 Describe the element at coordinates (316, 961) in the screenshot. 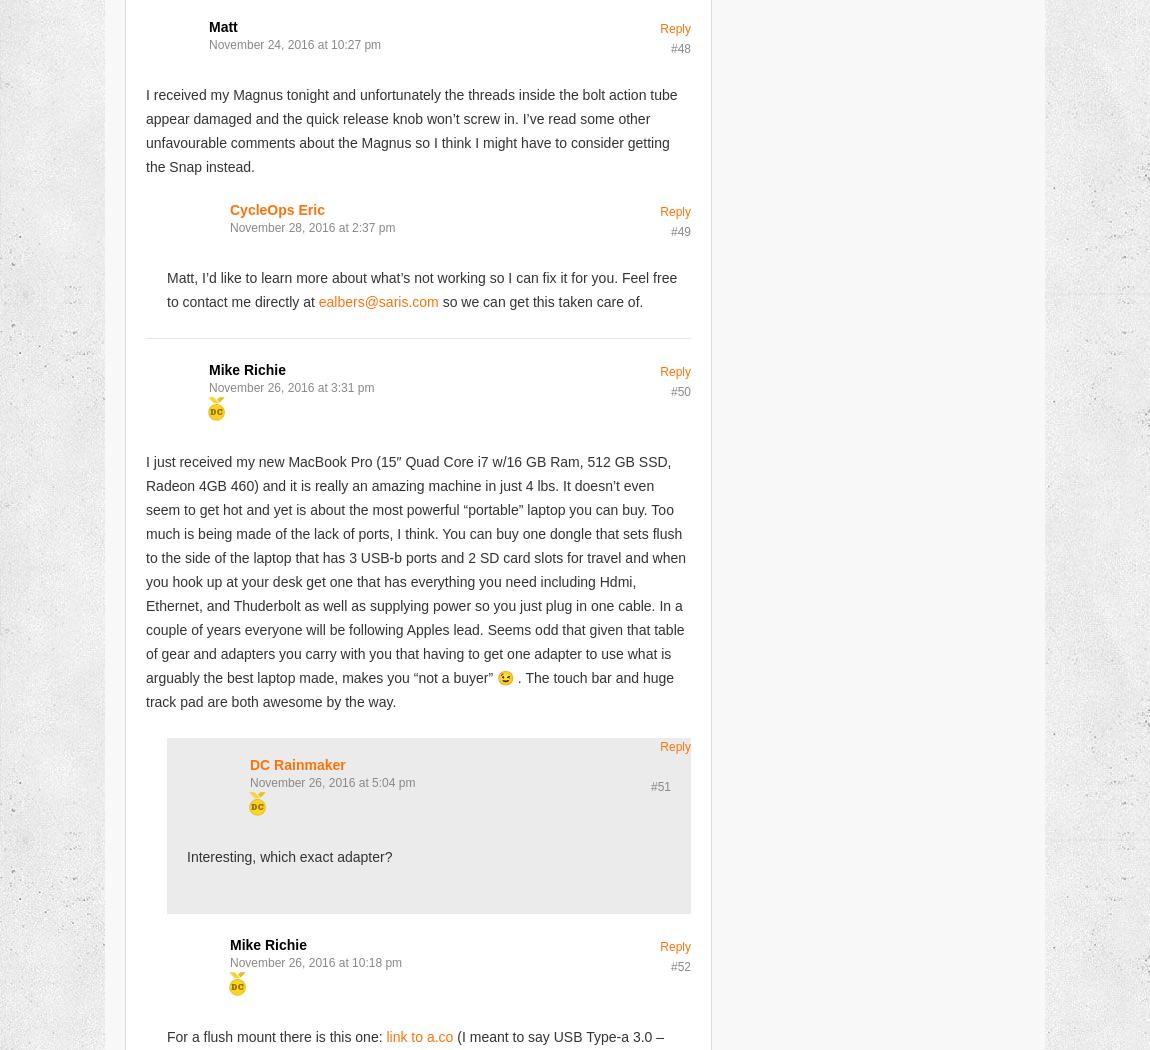

I see `'November 26, 2016 at 10:18 pm'` at that location.